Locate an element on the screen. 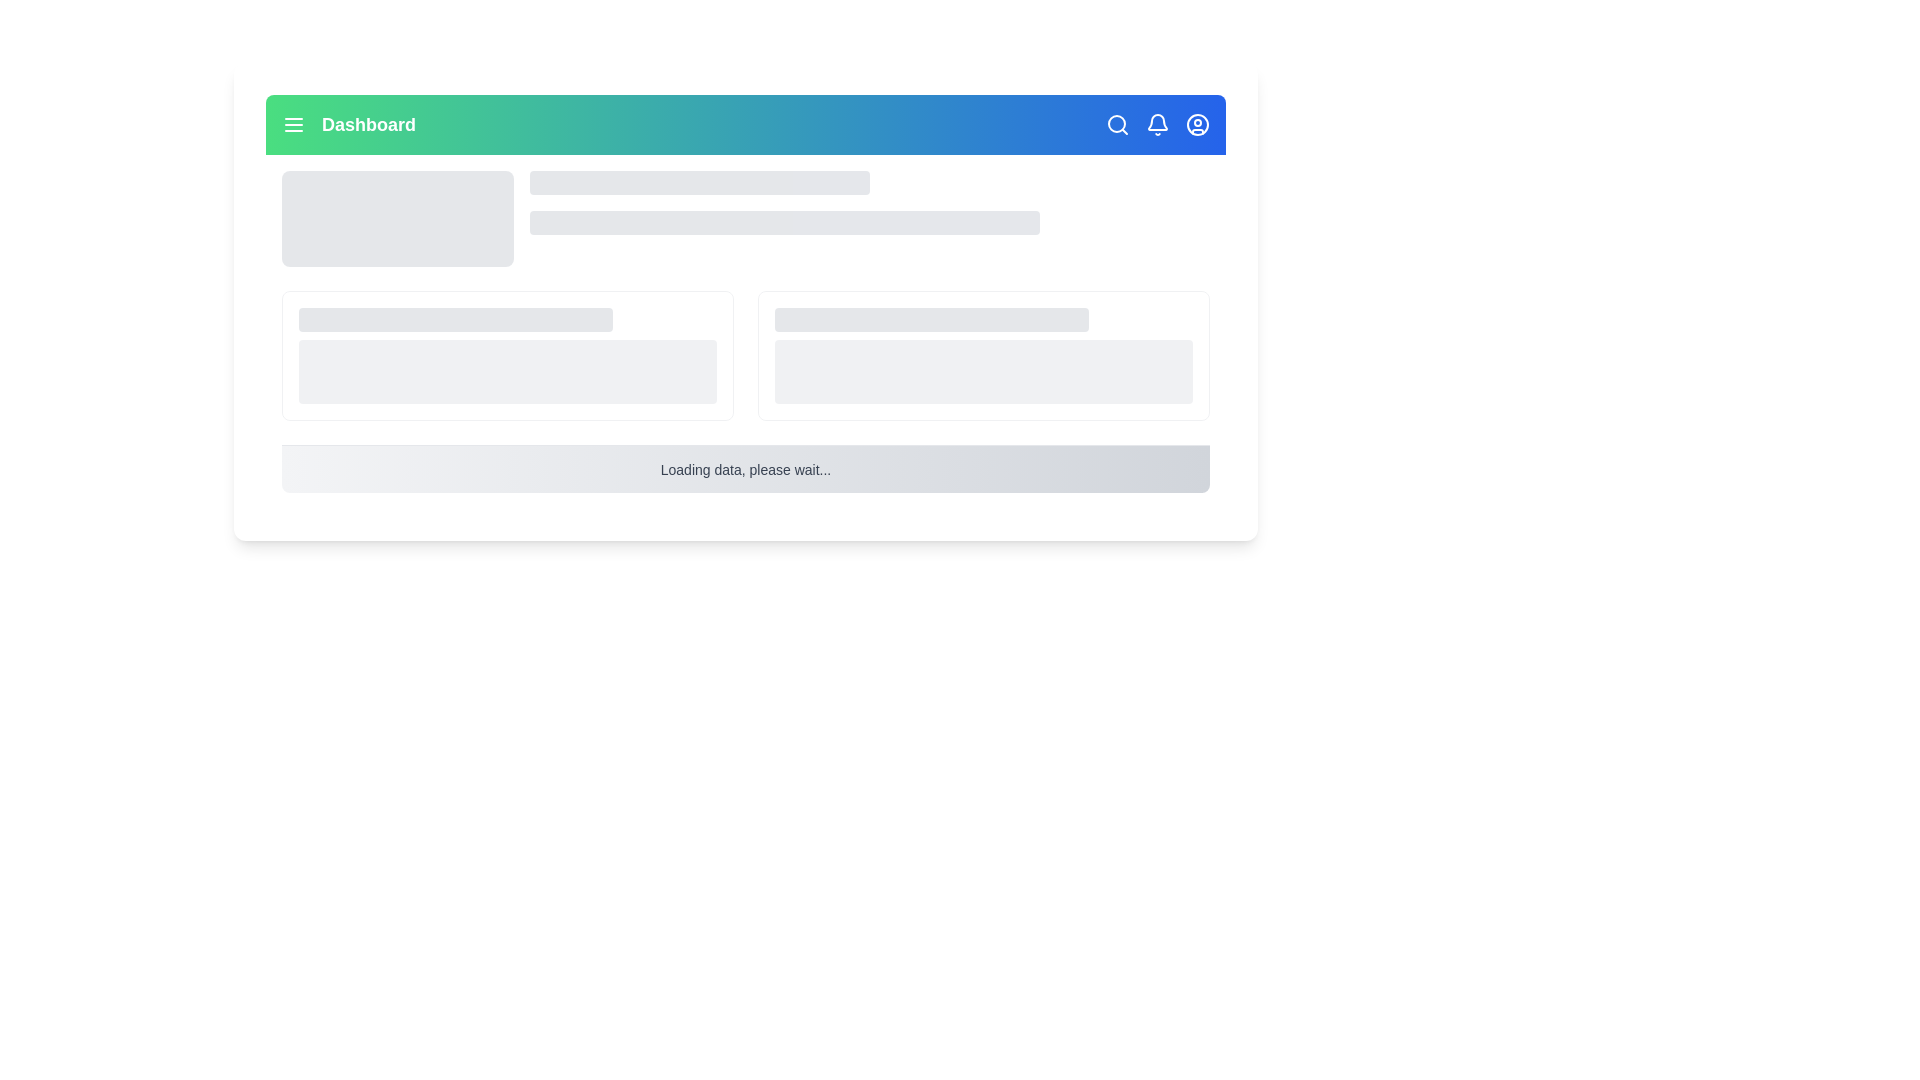 This screenshot has height=1080, width=1920. the SVG Circle that represents the lens of the magnifying glass icon, located in the top-right corner of the interface within the top navigation bar is located at coordinates (1116, 123).